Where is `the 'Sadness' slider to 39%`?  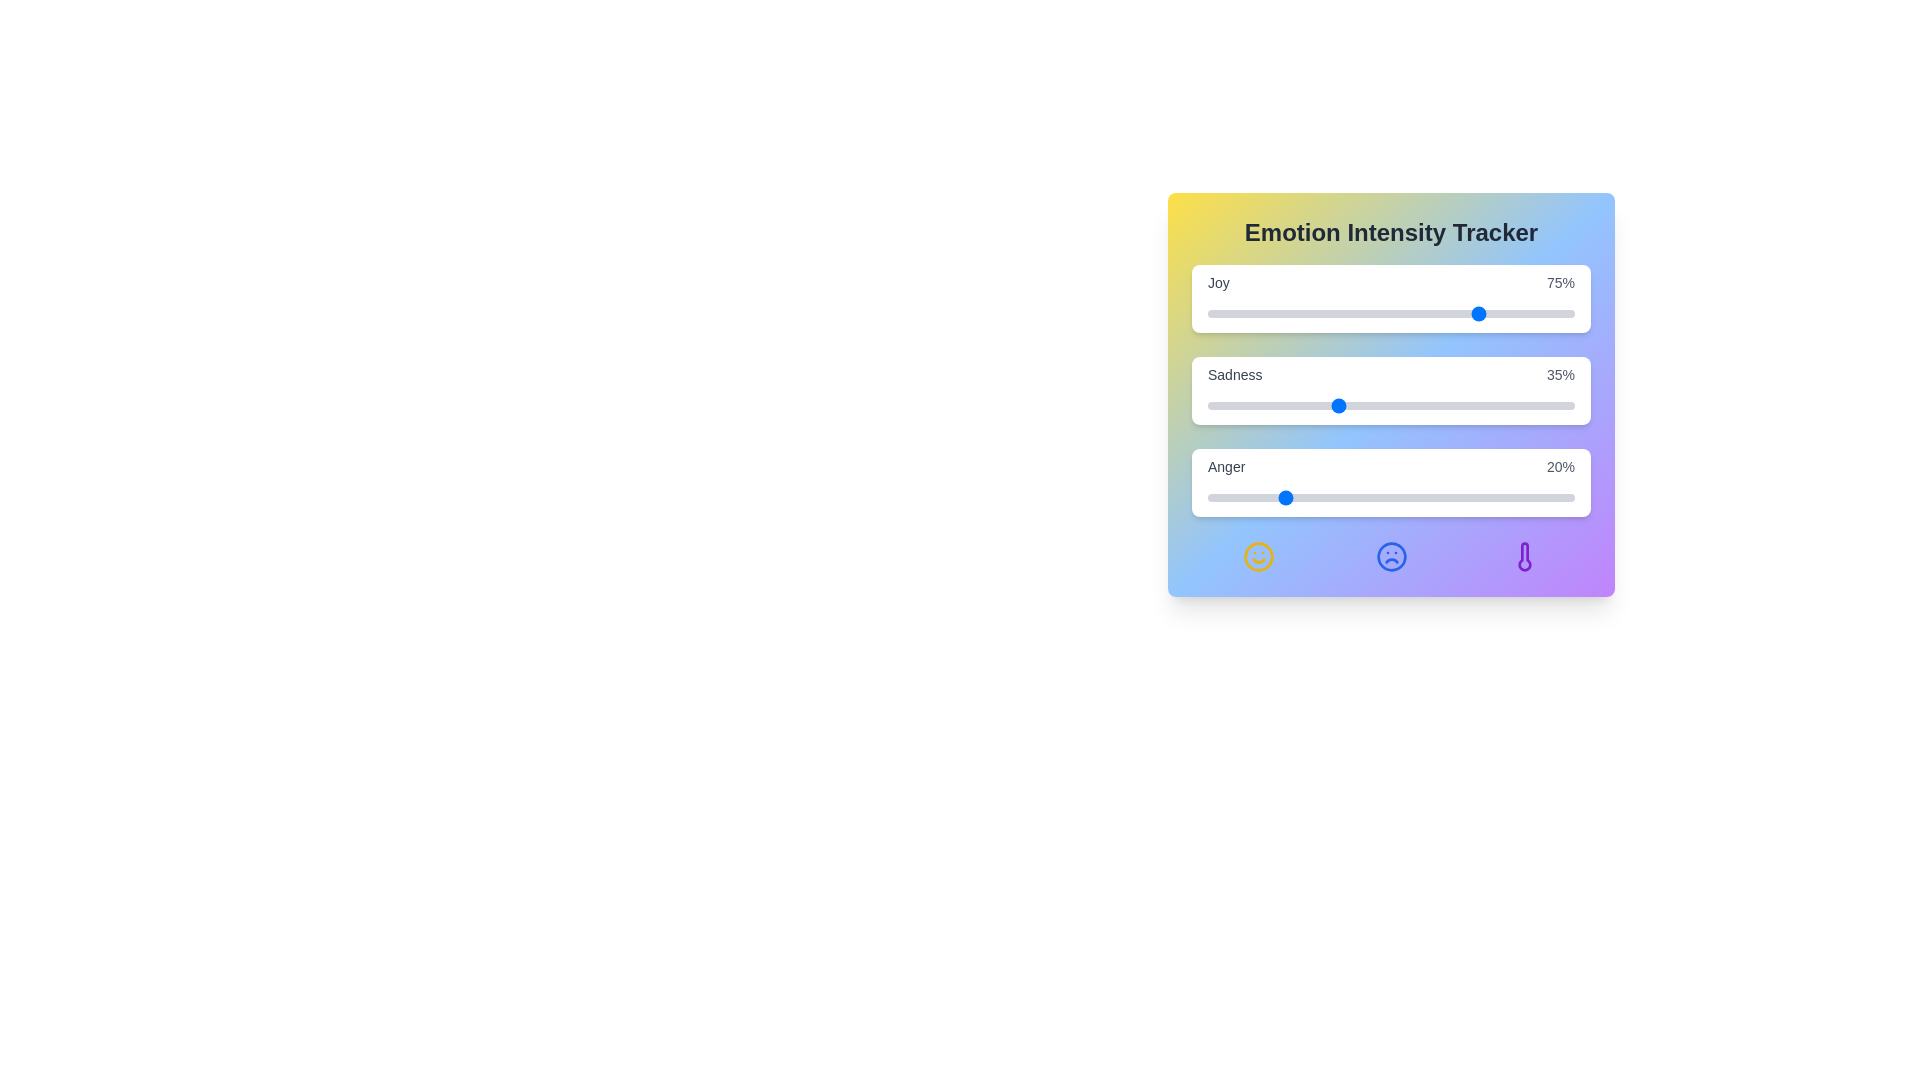
the 'Sadness' slider to 39% is located at coordinates (1351, 405).